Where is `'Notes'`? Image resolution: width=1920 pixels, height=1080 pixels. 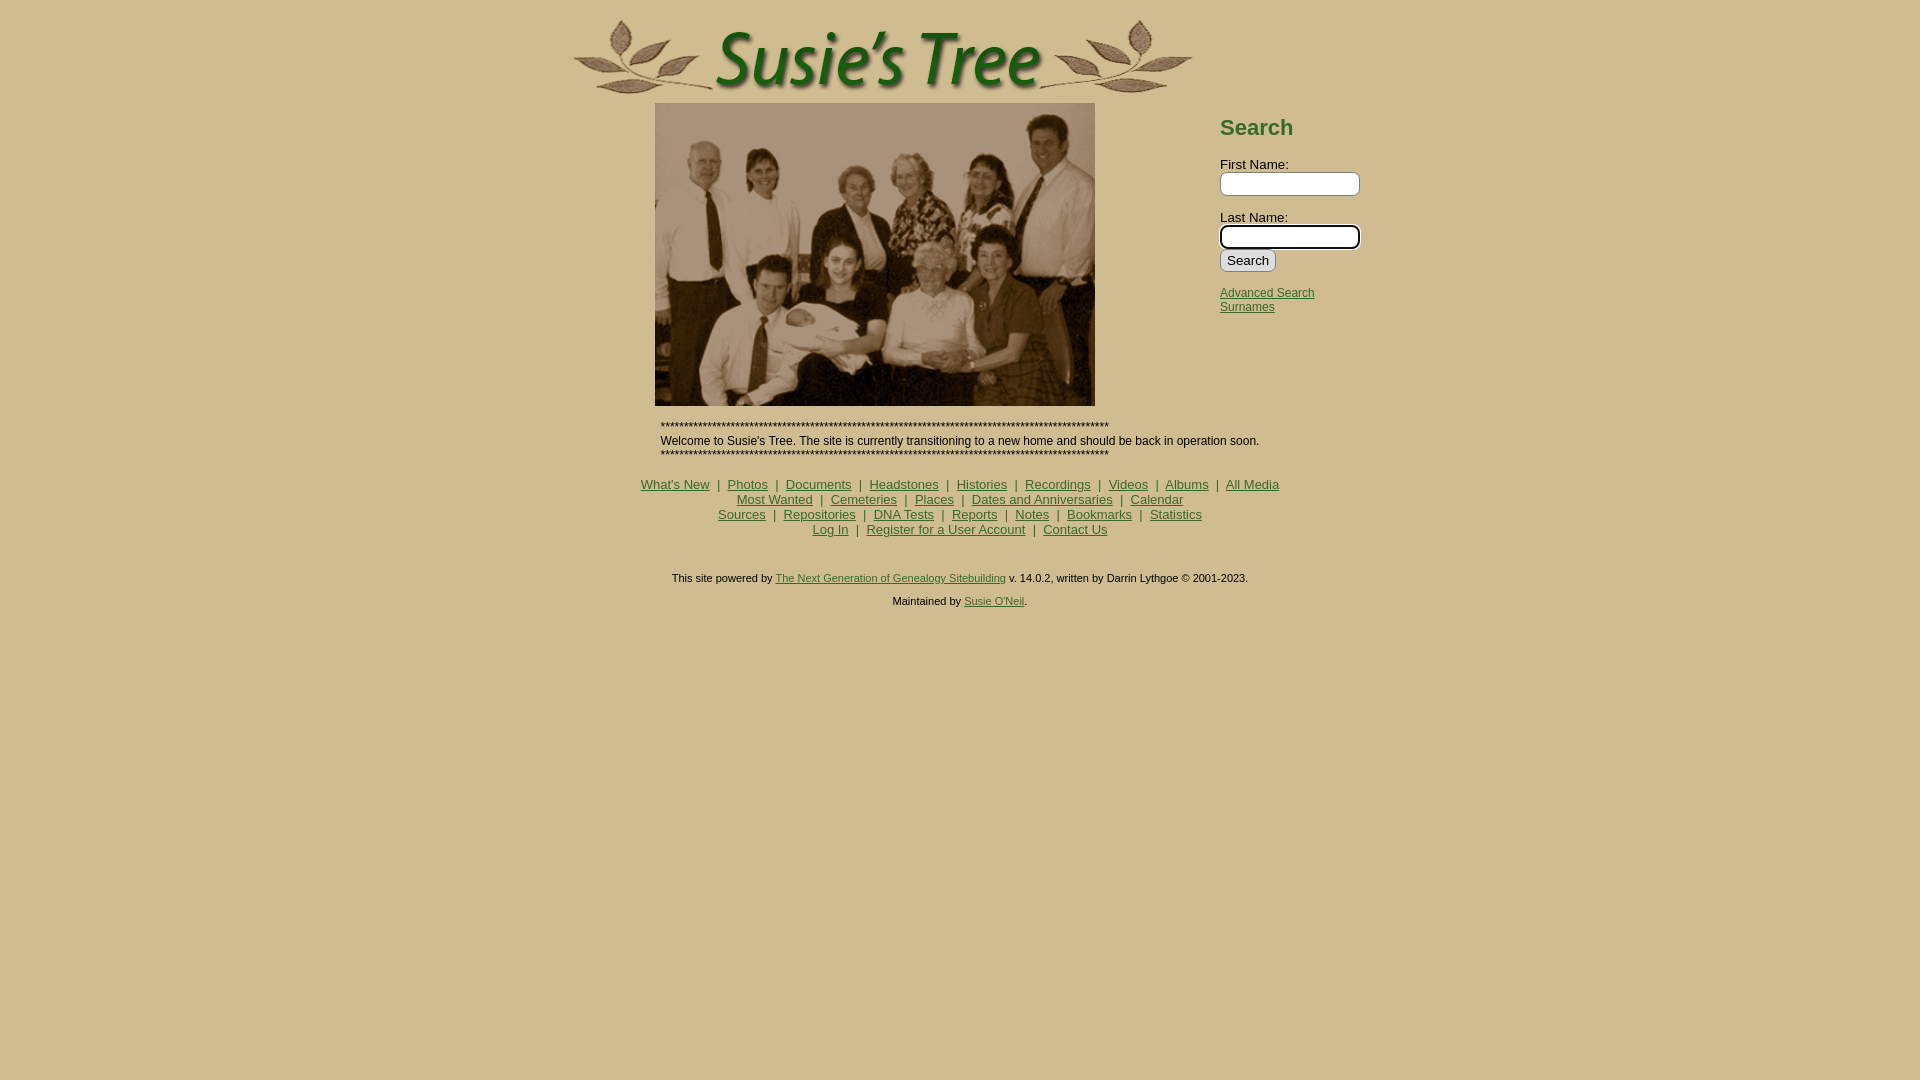 'Notes' is located at coordinates (1014, 513).